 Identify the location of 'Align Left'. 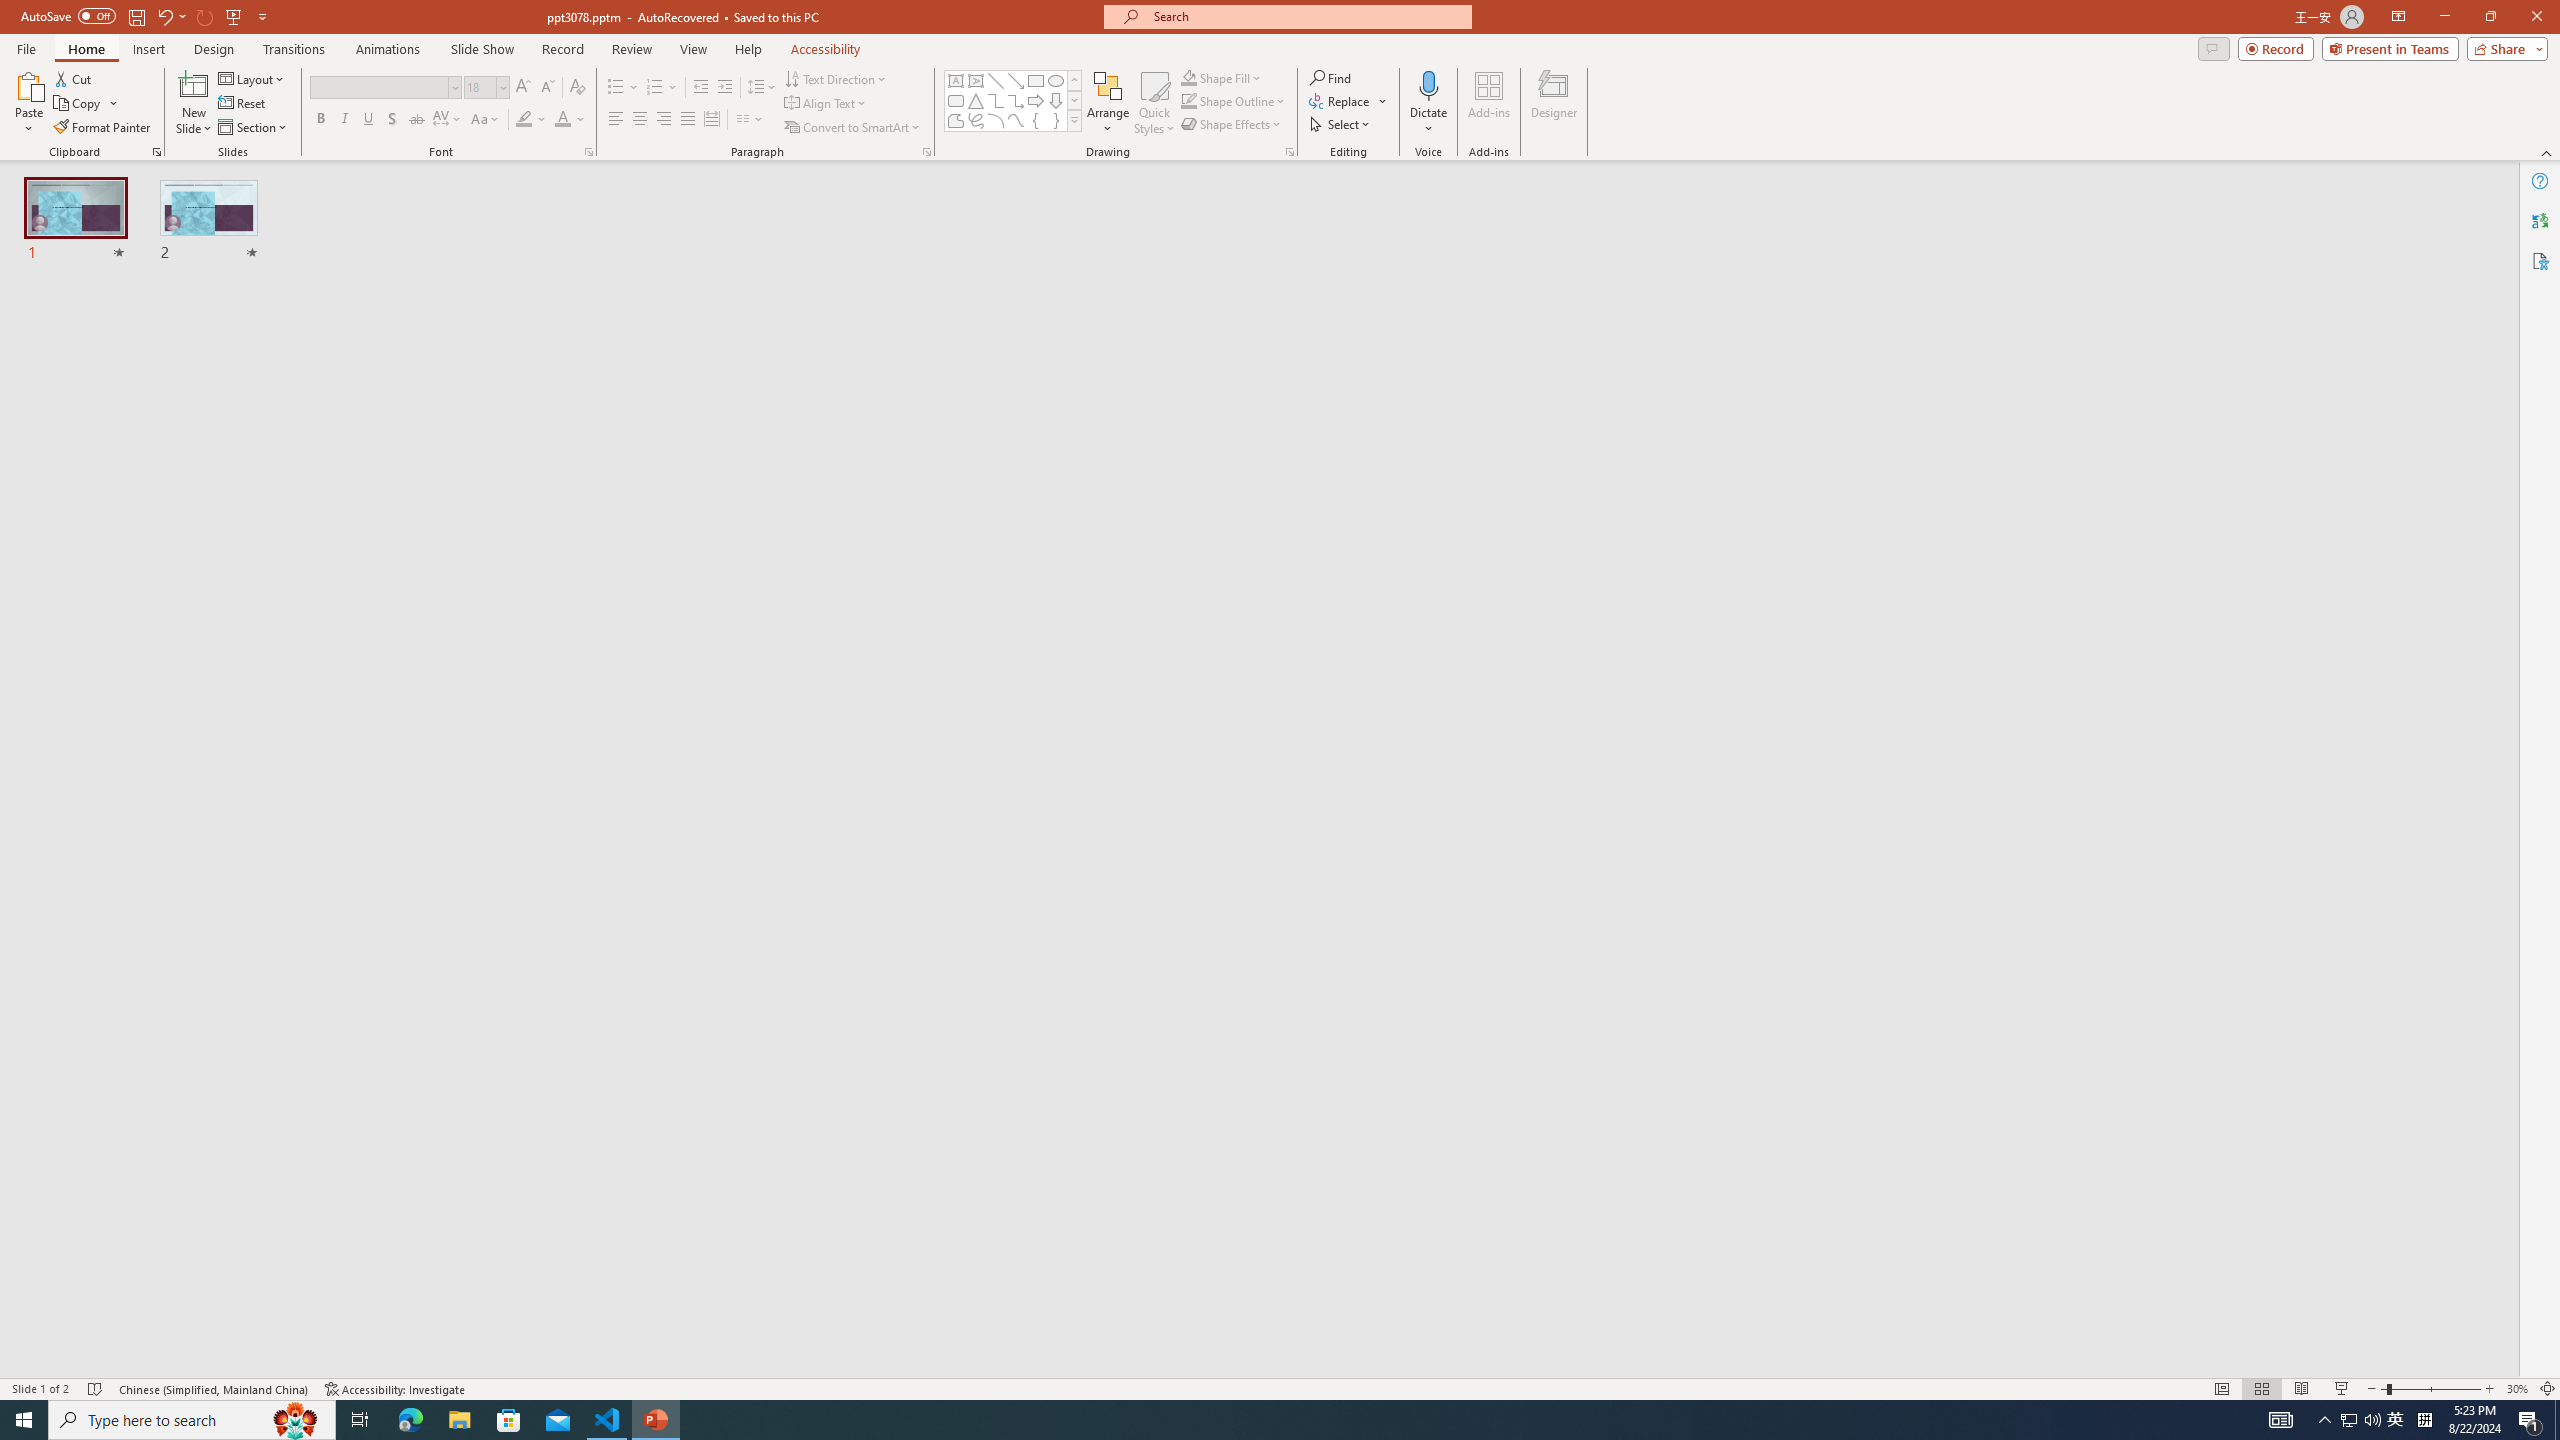
(615, 118).